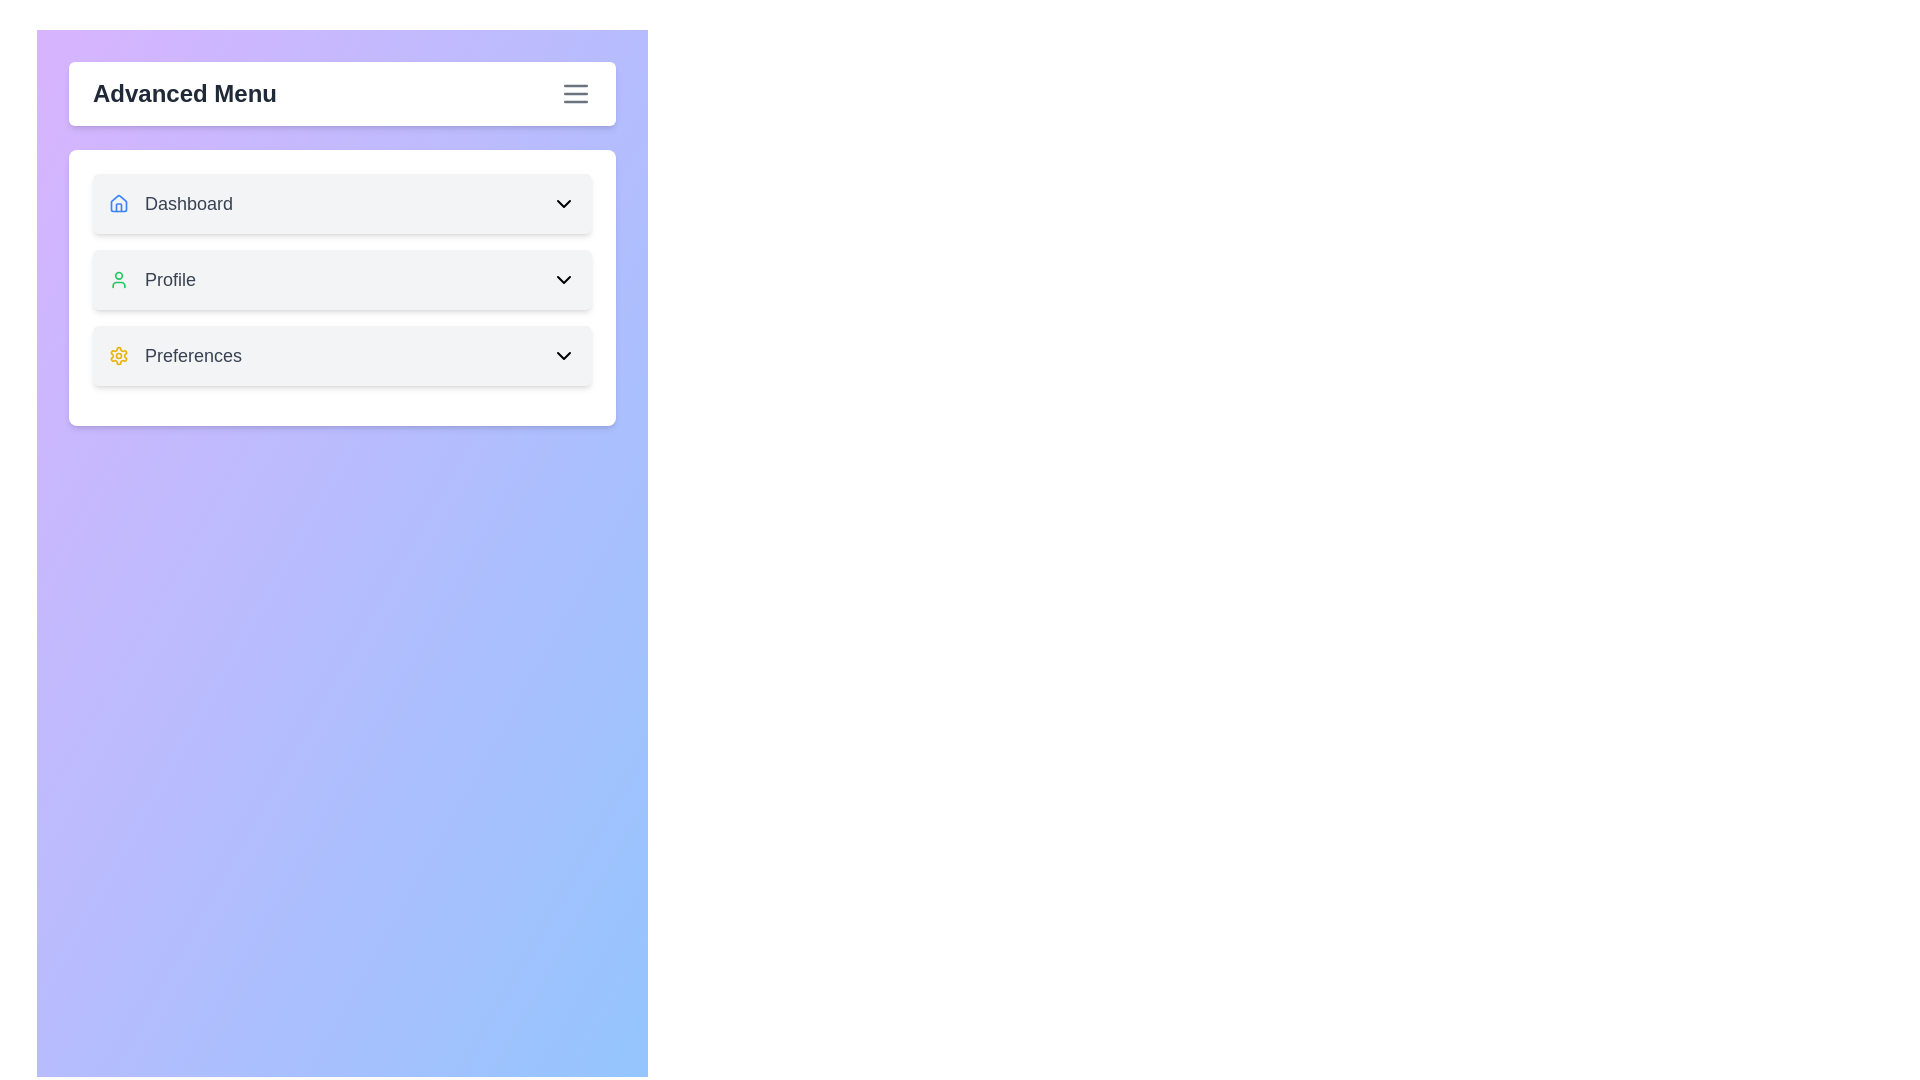  Describe the element at coordinates (563, 354) in the screenshot. I see `the downward chevron icon located at the top-right corner of the 'Preferences' list item` at that location.